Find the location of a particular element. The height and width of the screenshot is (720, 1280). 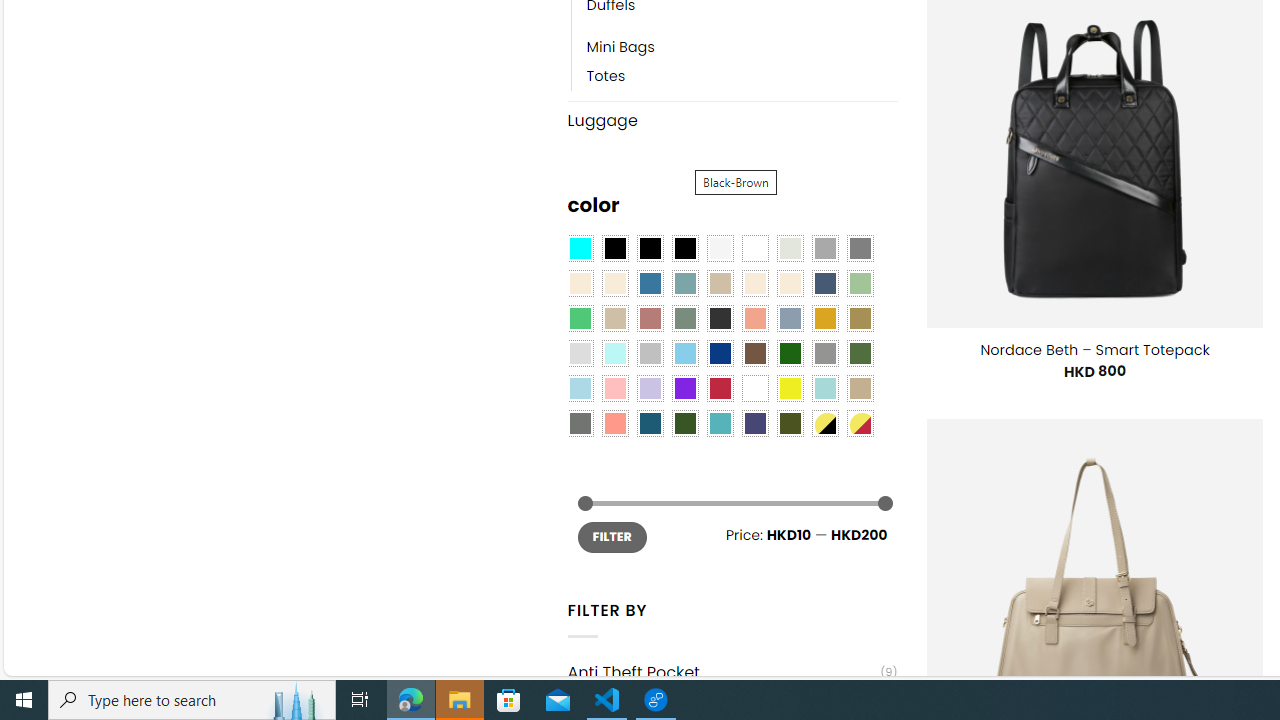

'Yellow' is located at coordinates (788, 388).